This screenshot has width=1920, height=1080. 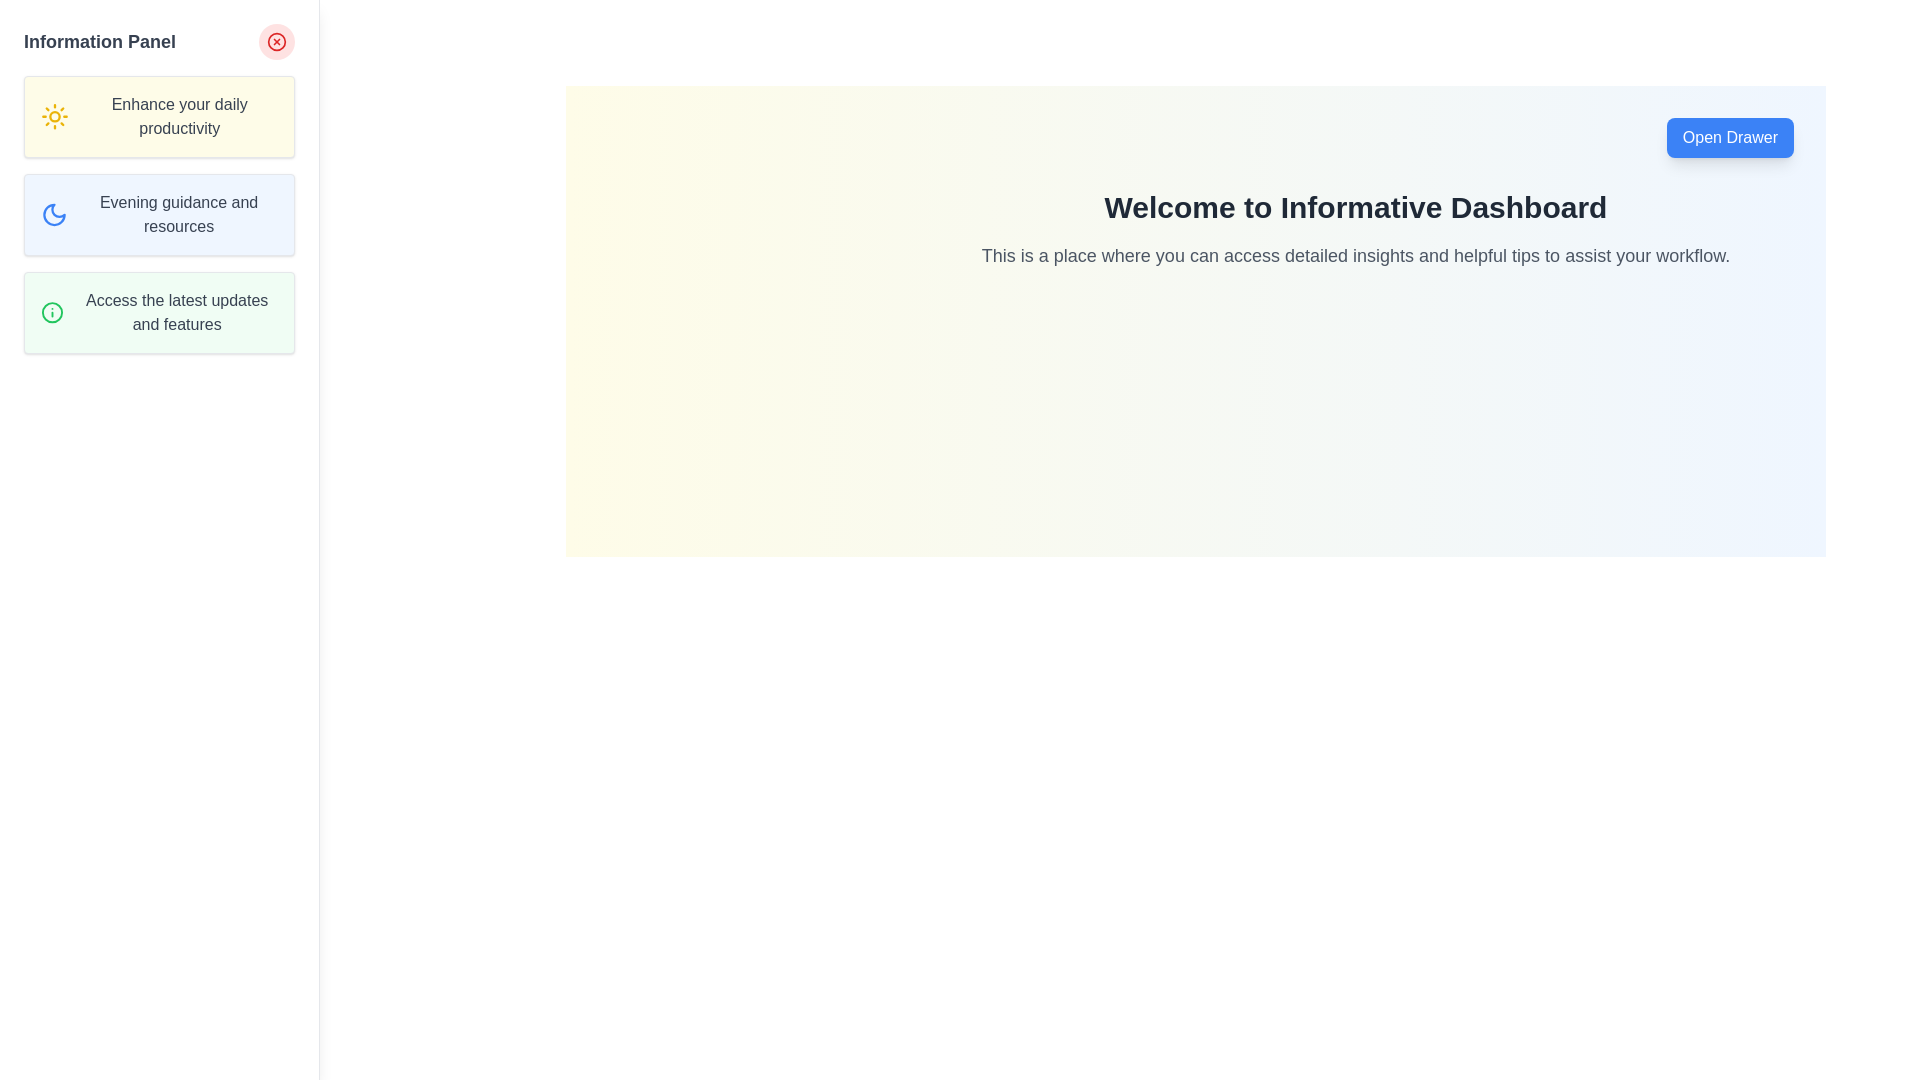 What do you see at coordinates (276, 42) in the screenshot?
I see `the main circular part of the button, which is a circular graphic element with a red border and white fill, located to the right of the heading 'Information Panel'` at bounding box center [276, 42].